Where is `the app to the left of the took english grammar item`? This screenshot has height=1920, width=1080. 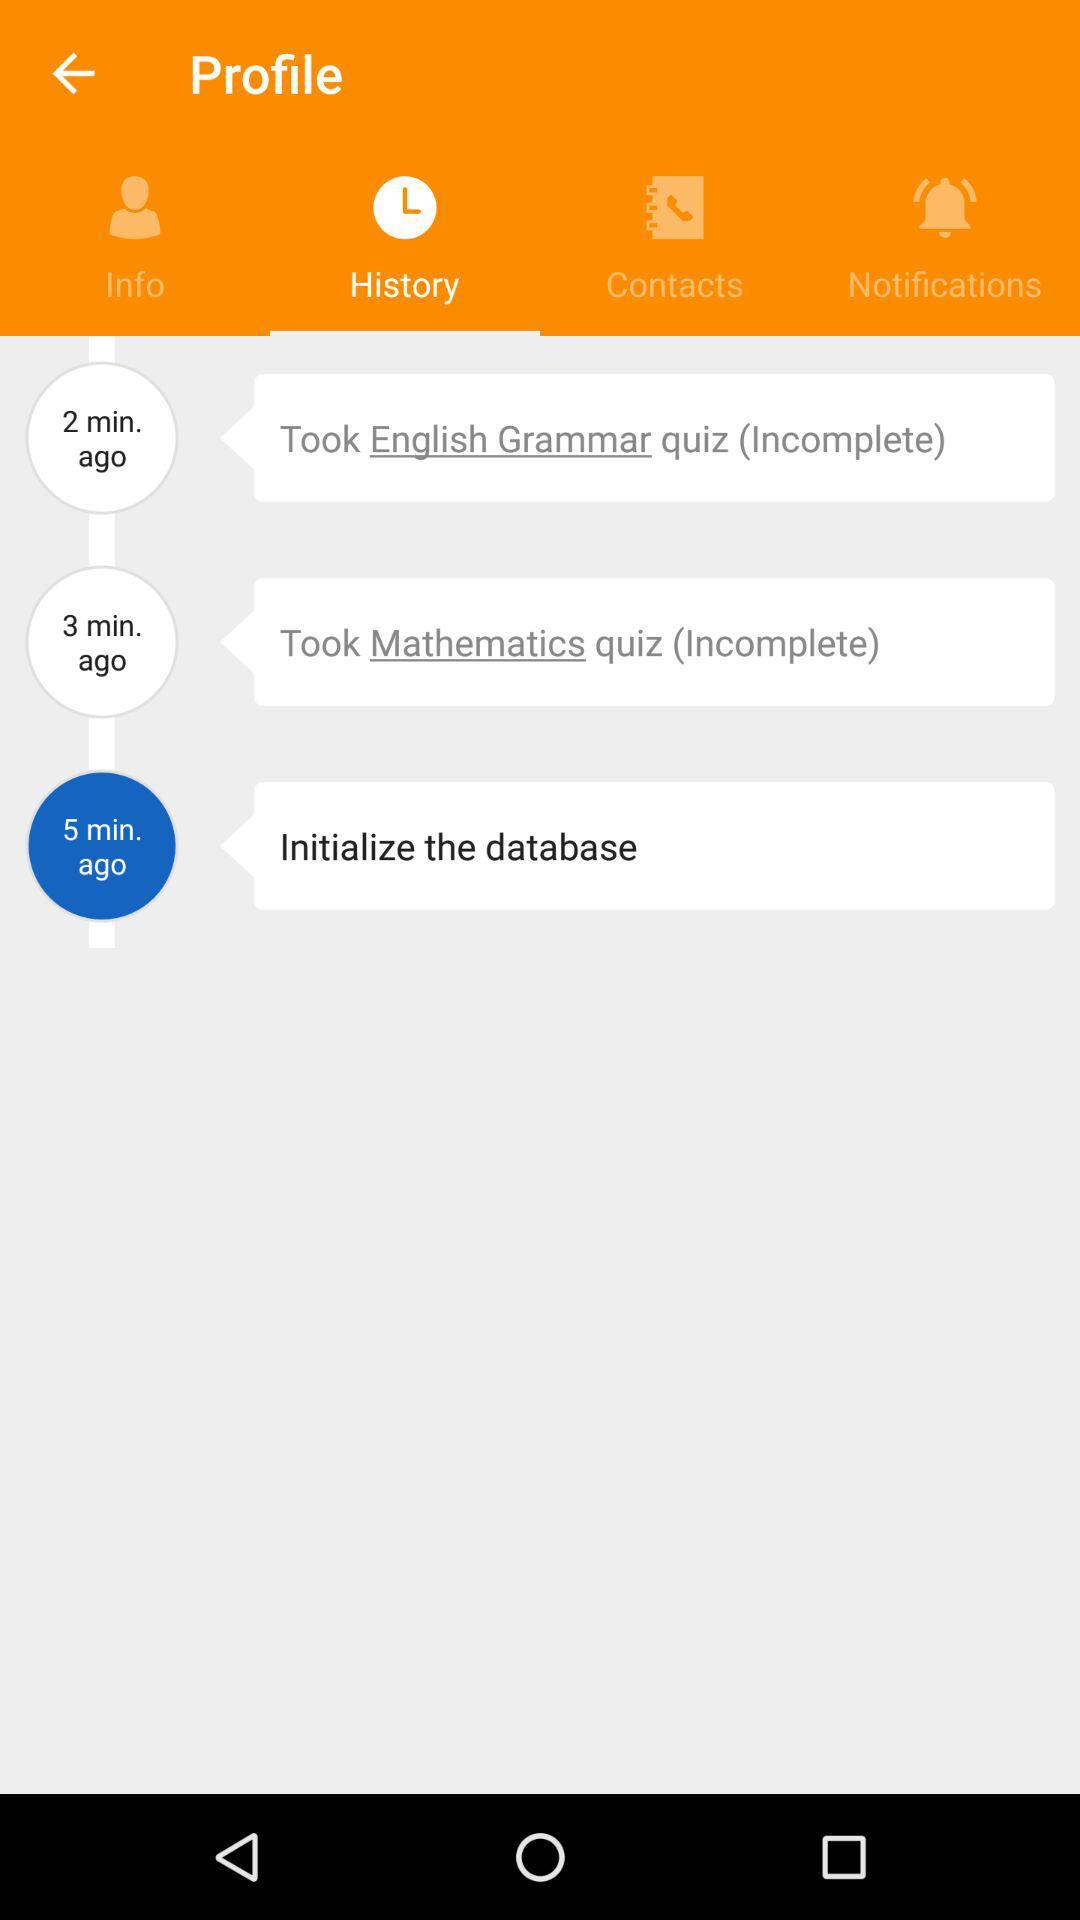 the app to the left of the took english grammar item is located at coordinates (222, 436).